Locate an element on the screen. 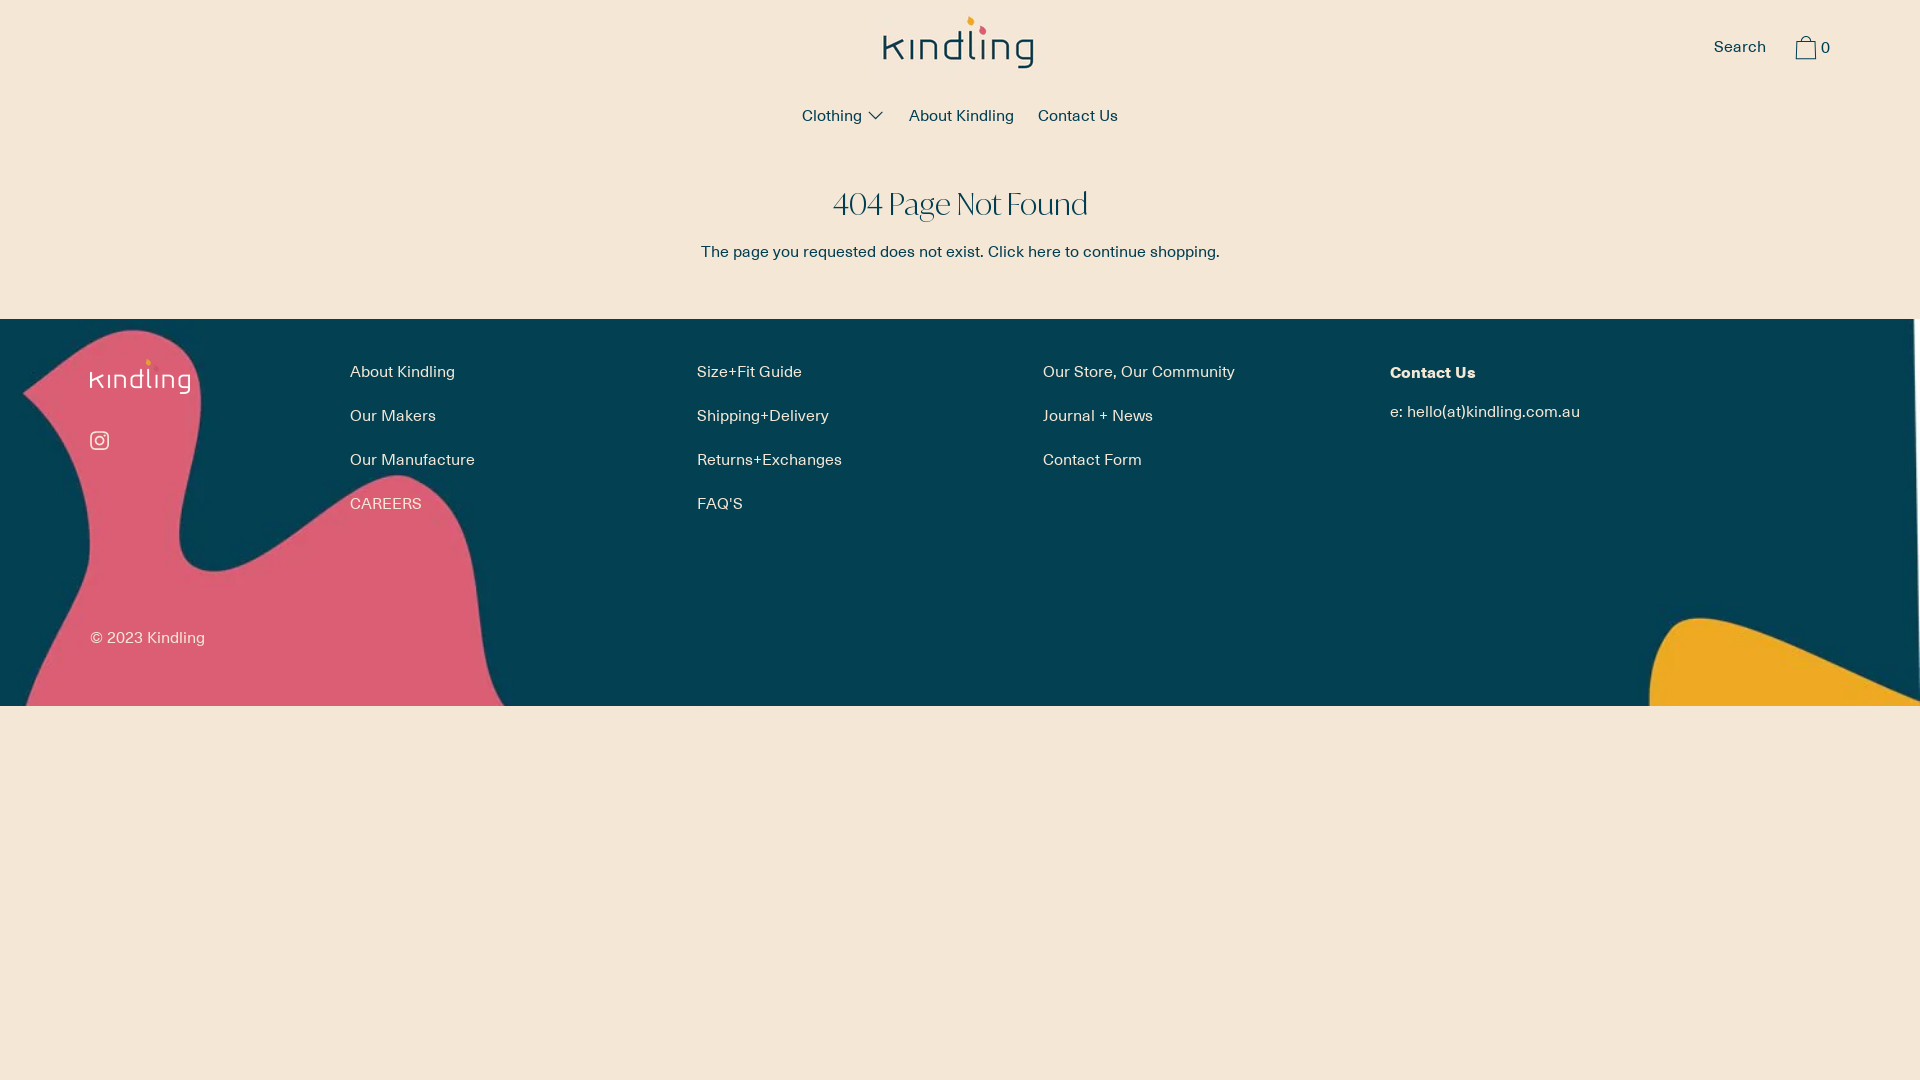 The width and height of the screenshot is (1920, 1080). 'Our Makers' is located at coordinates (340, 414).